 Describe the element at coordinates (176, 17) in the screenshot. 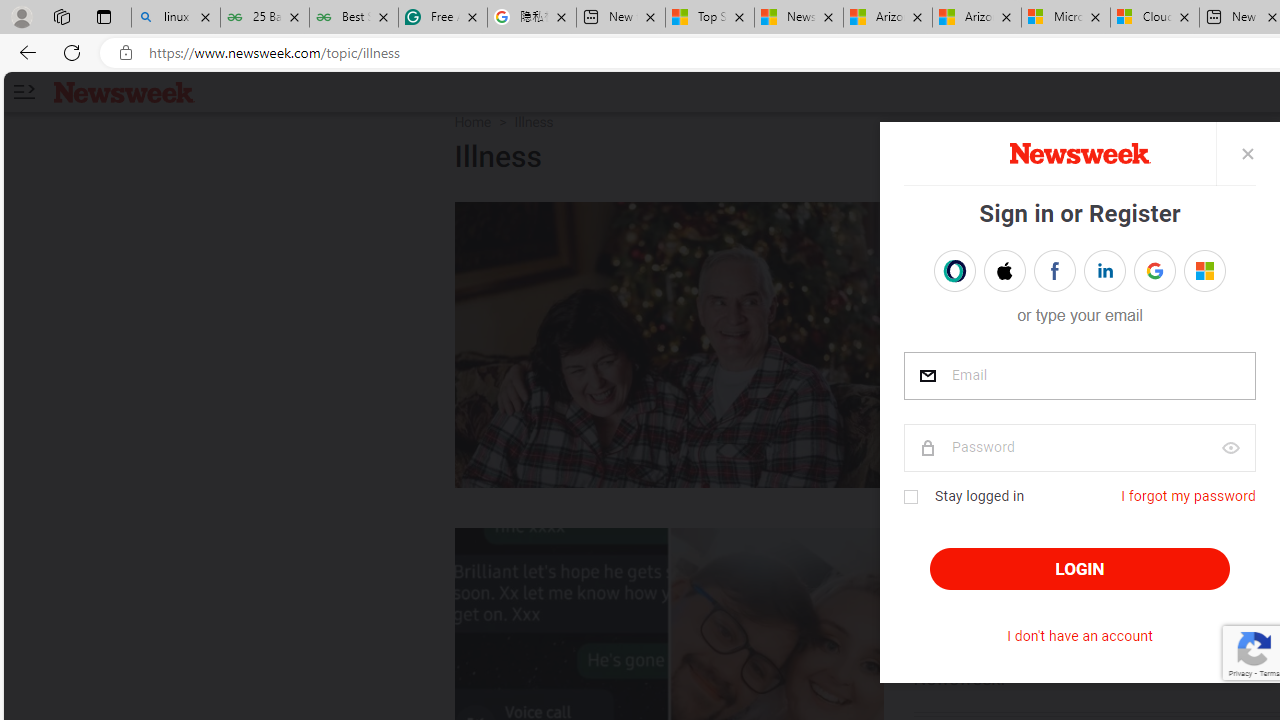

I see `'linux basic - Search'` at that location.